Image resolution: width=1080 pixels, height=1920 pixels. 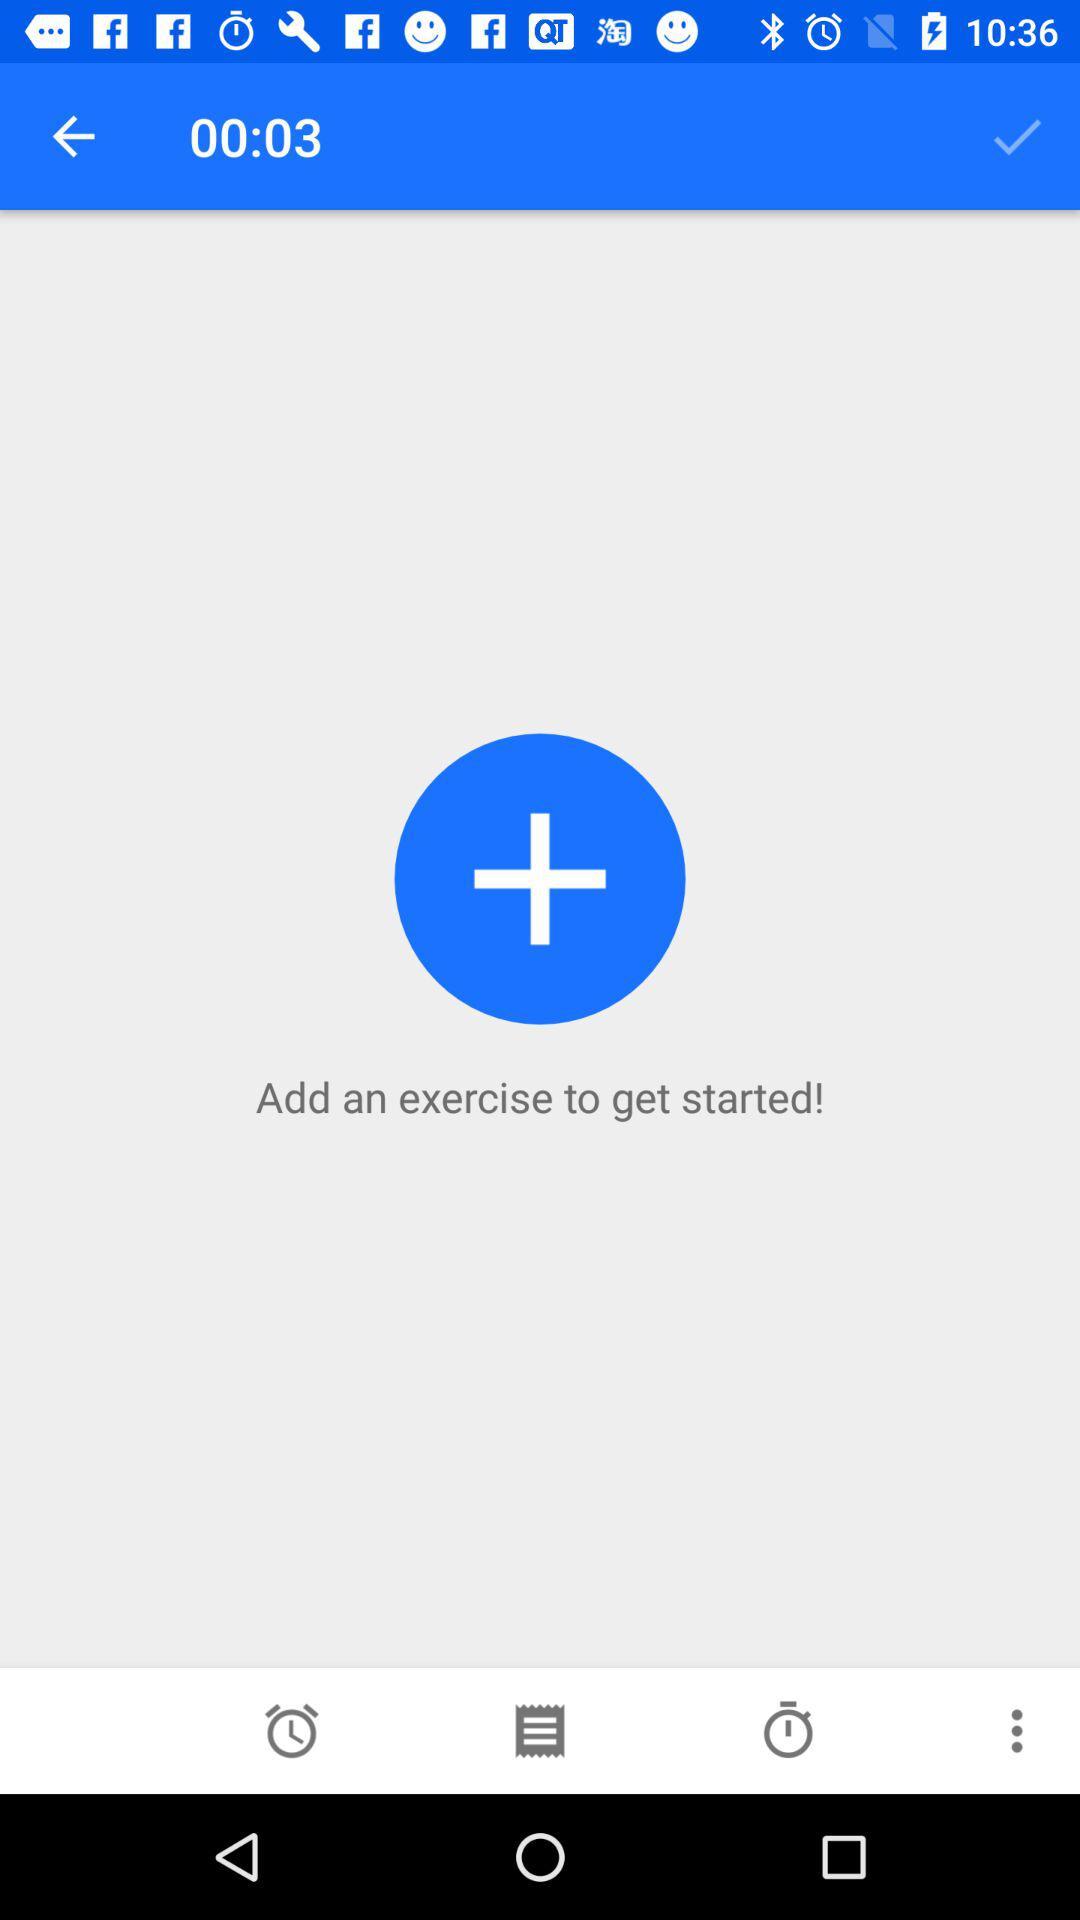 What do you see at coordinates (1017, 135) in the screenshot?
I see `the item next to the 00:03 item` at bounding box center [1017, 135].